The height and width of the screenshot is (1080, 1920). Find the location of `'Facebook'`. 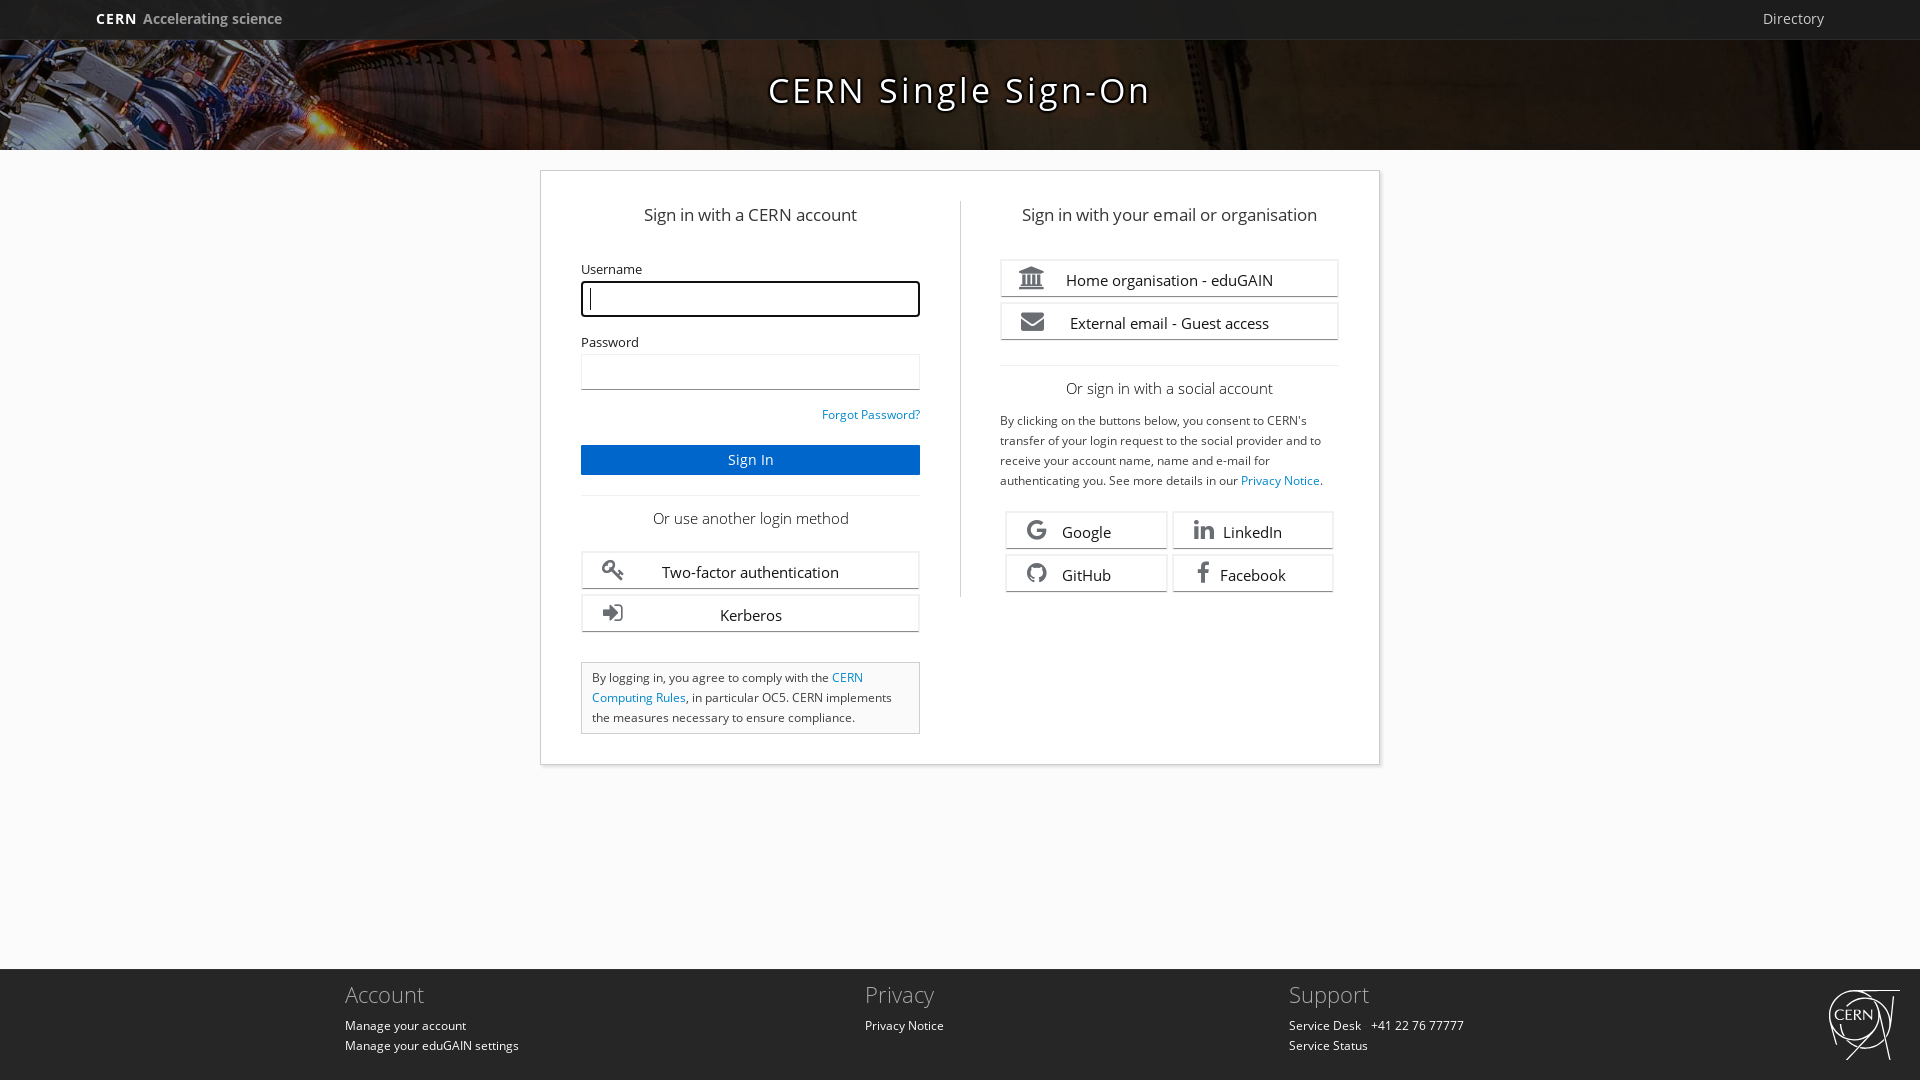

'Facebook' is located at coordinates (1252, 573).